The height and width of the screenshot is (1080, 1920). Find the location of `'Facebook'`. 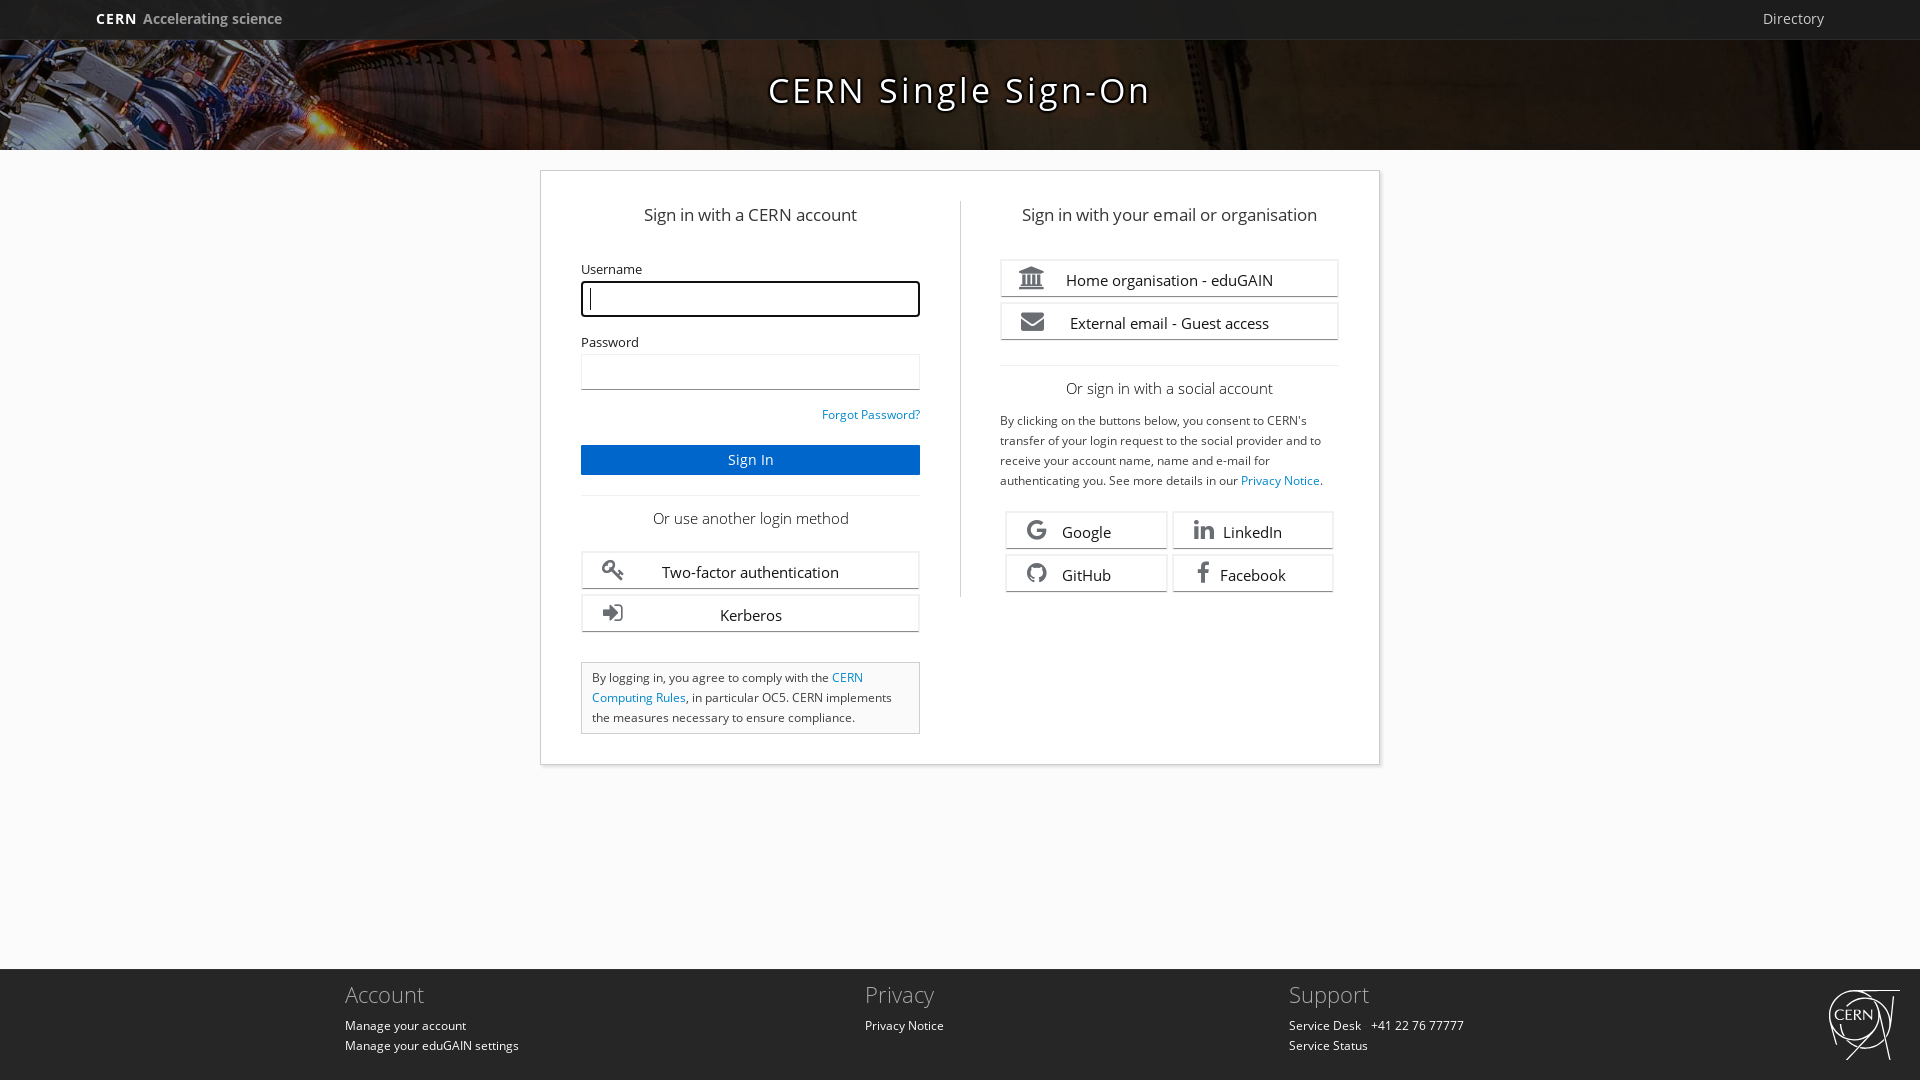

'Facebook' is located at coordinates (1252, 573).